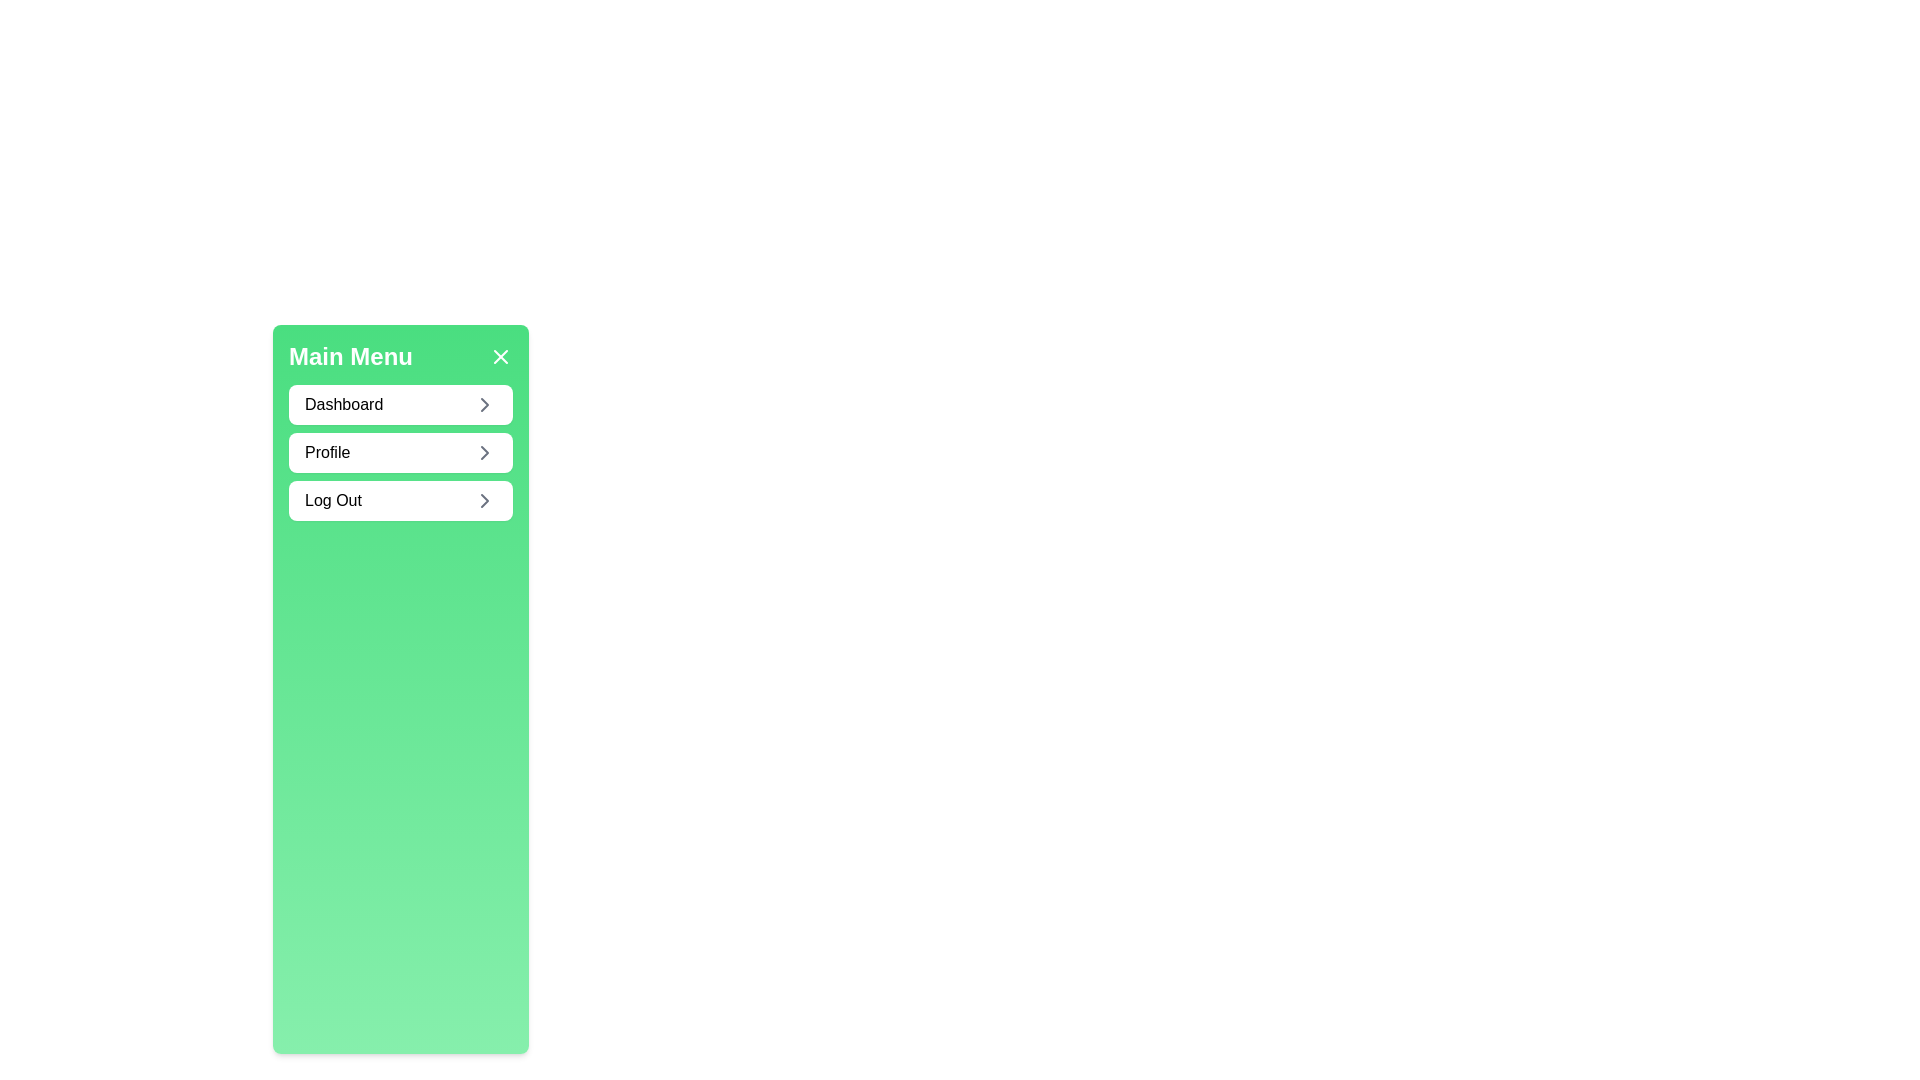 The width and height of the screenshot is (1920, 1080). What do you see at coordinates (400, 405) in the screenshot?
I see `the menu item labeled Dashboard` at bounding box center [400, 405].